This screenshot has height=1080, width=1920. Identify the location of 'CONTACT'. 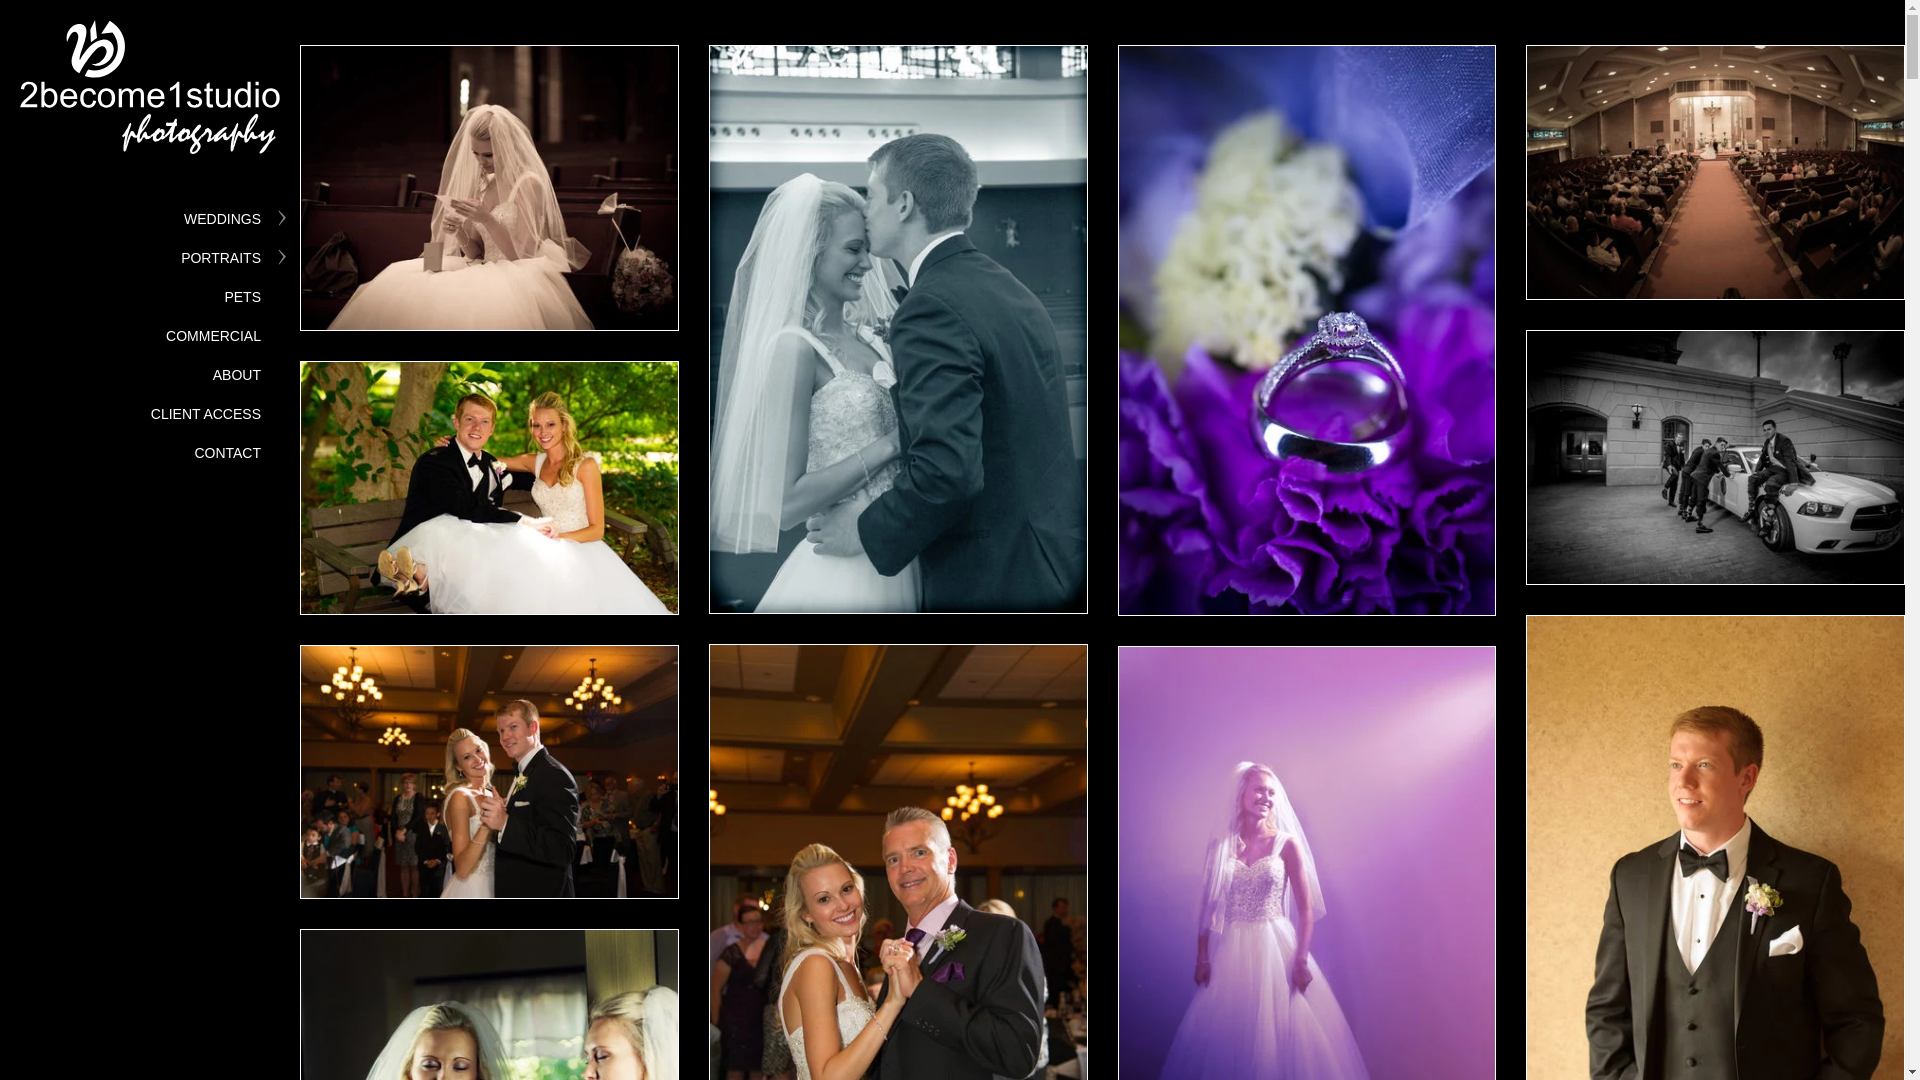
(227, 452).